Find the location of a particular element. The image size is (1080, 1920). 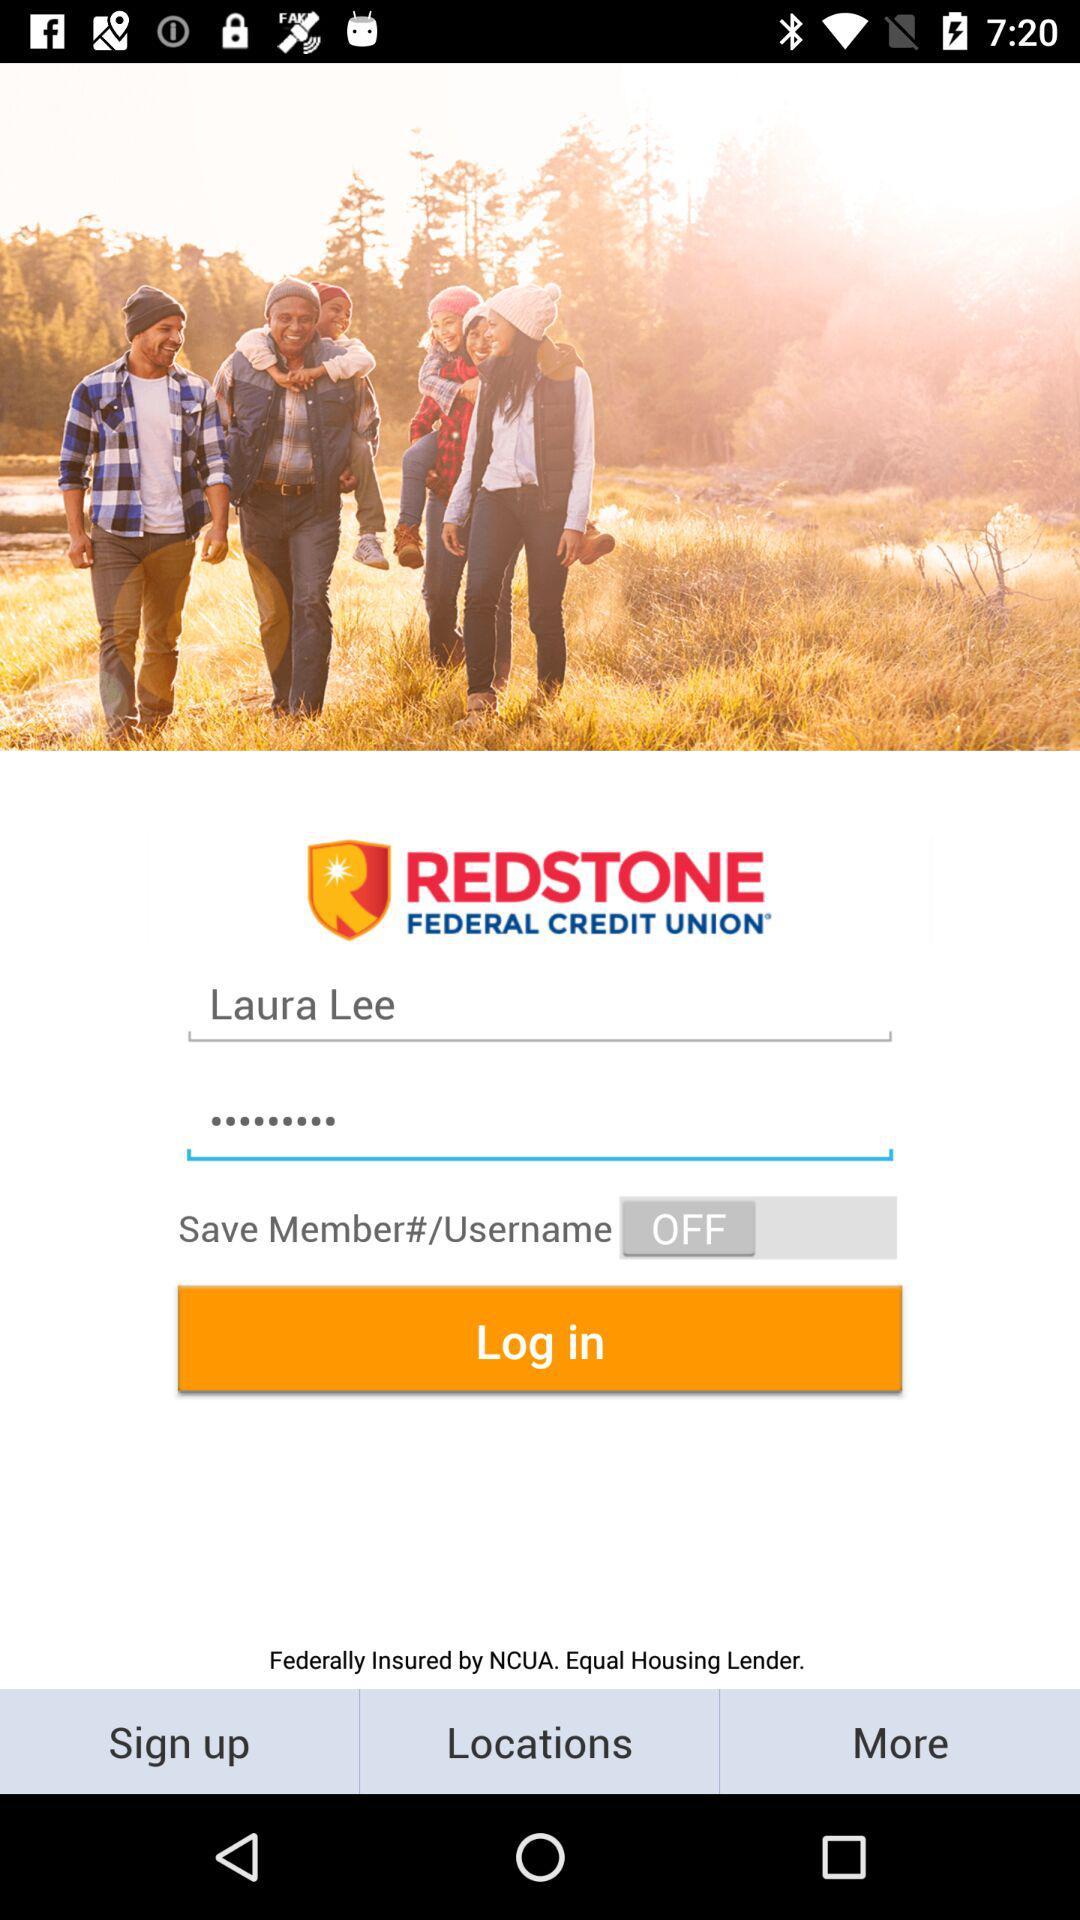

log in item is located at coordinates (540, 1340).